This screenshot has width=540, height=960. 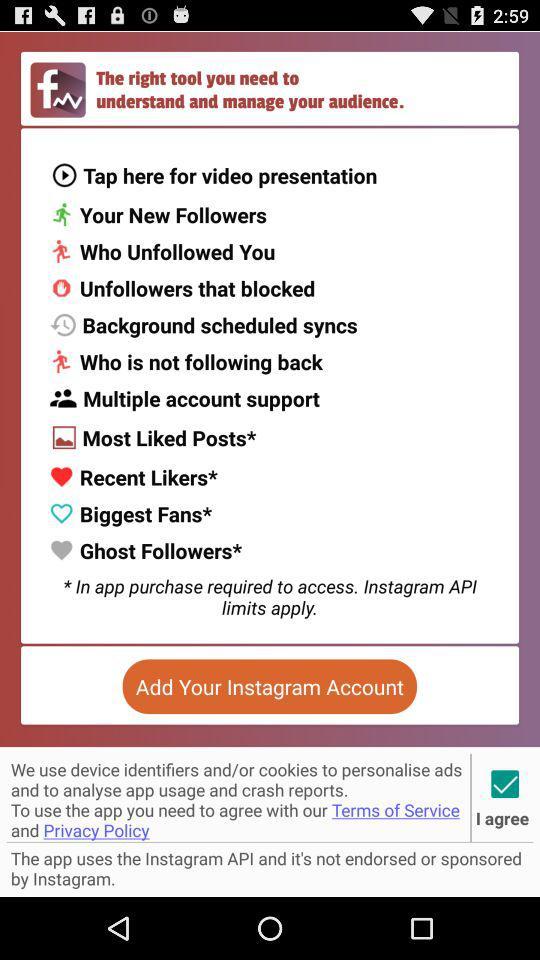 I want to click on the add your instagram, so click(x=269, y=686).